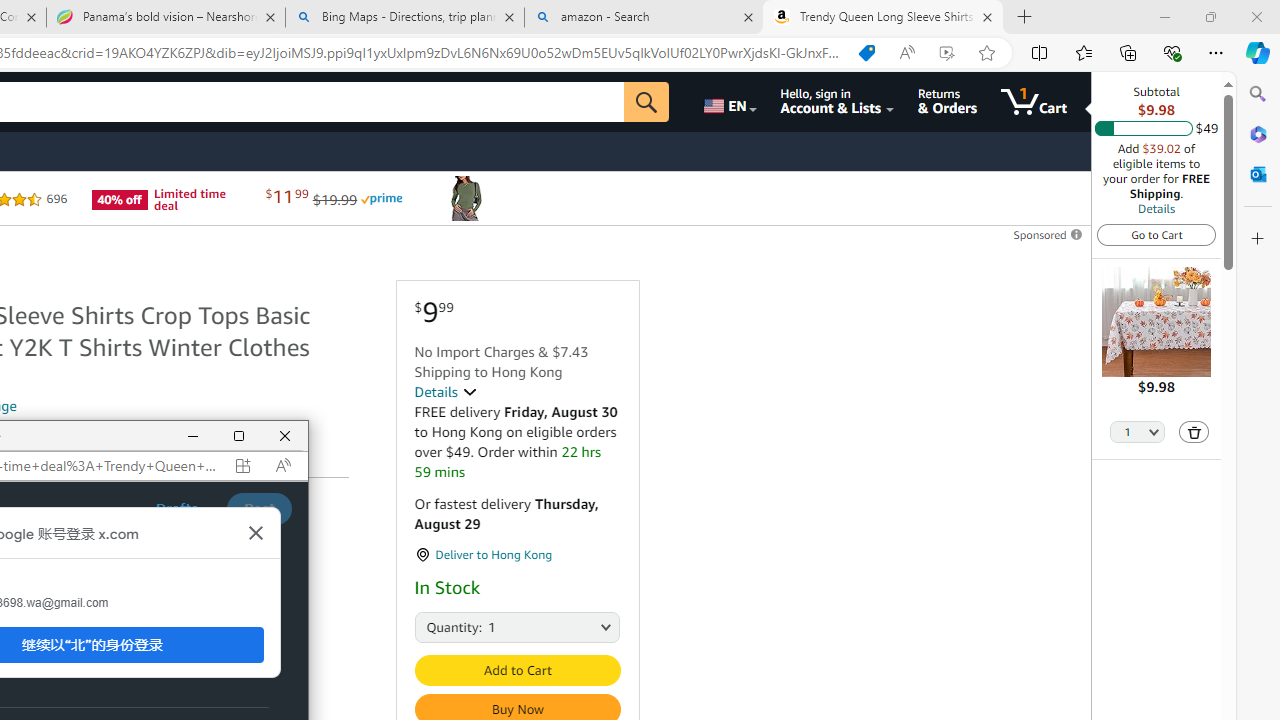  Describe the element at coordinates (837, 101) in the screenshot. I see `'Hello, sign in Account & Lists'` at that location.